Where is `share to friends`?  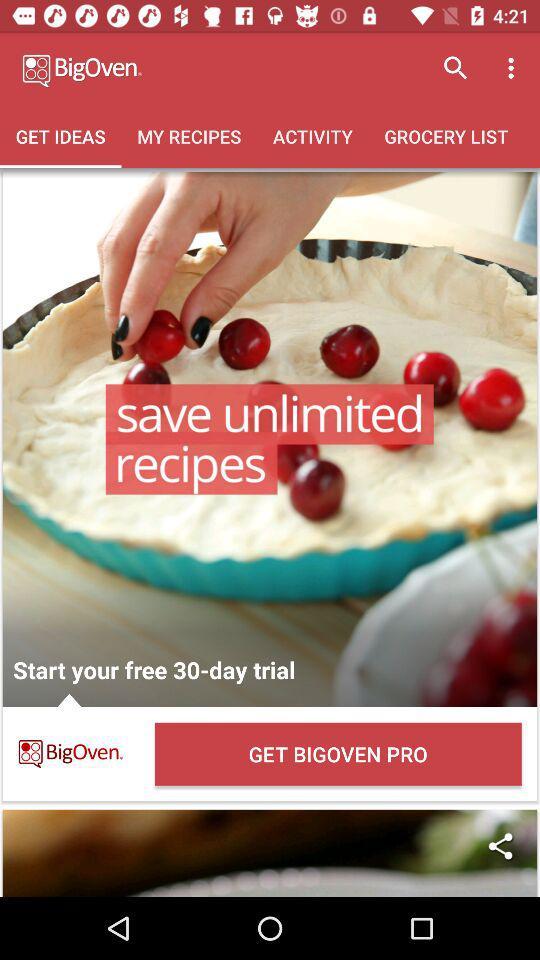 share to friends is located at coordinates (270, 852).